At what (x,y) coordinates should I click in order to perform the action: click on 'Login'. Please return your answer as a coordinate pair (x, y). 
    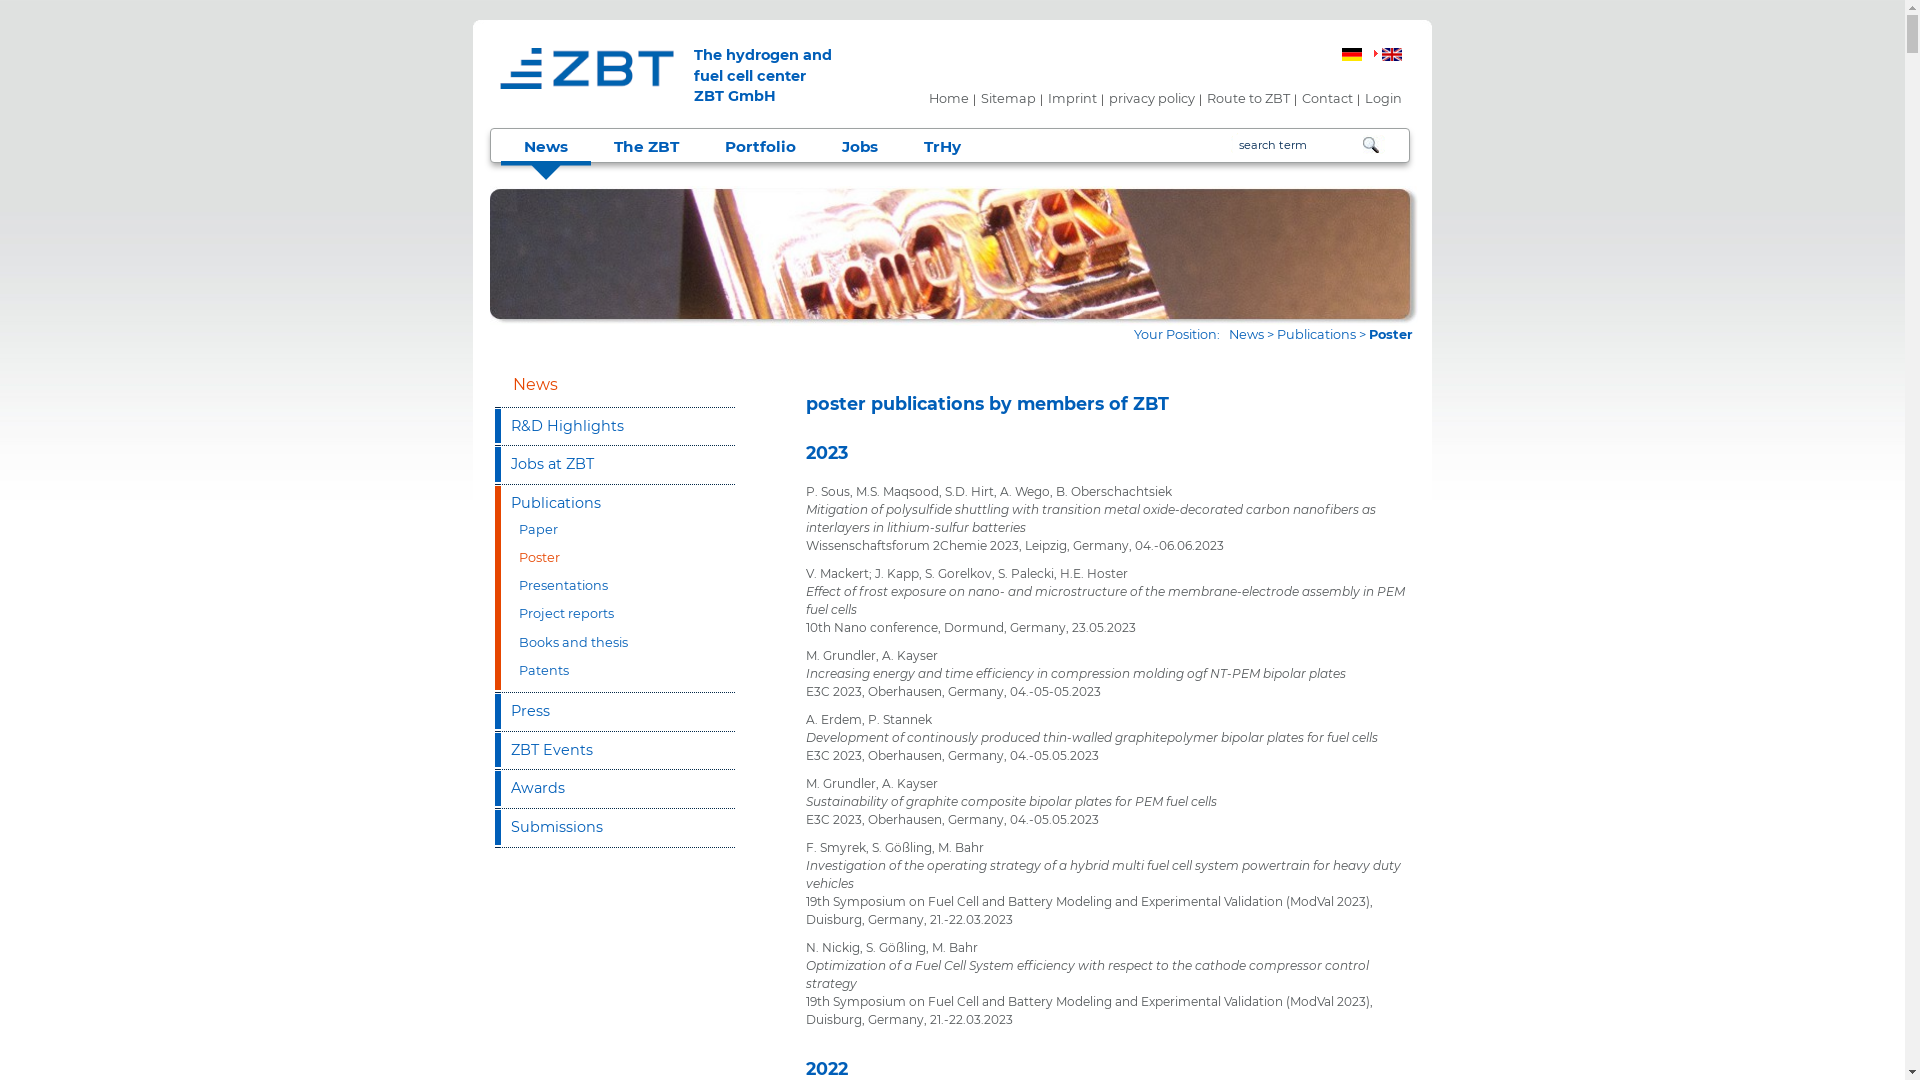
    Looking at the image, I should click on (1382, 99).